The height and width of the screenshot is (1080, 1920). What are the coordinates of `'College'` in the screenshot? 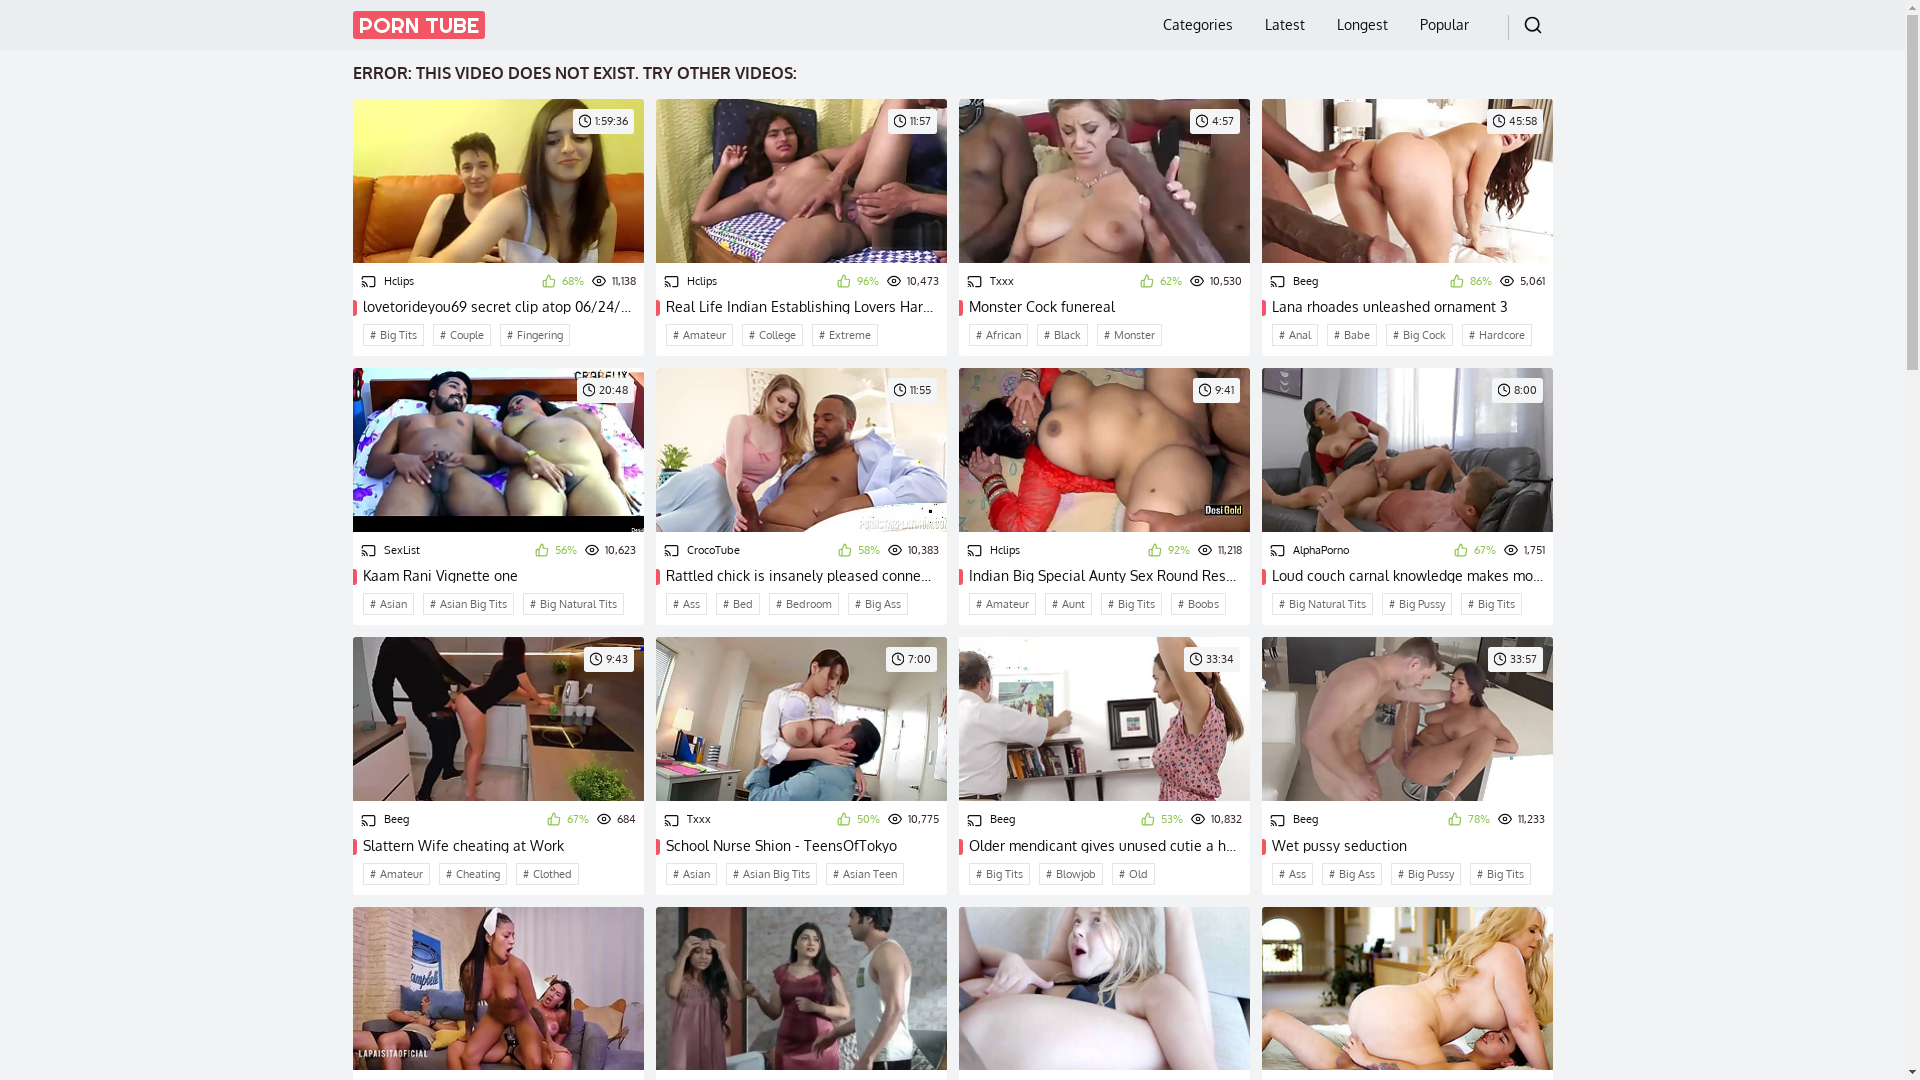 It's located at (771, 334).